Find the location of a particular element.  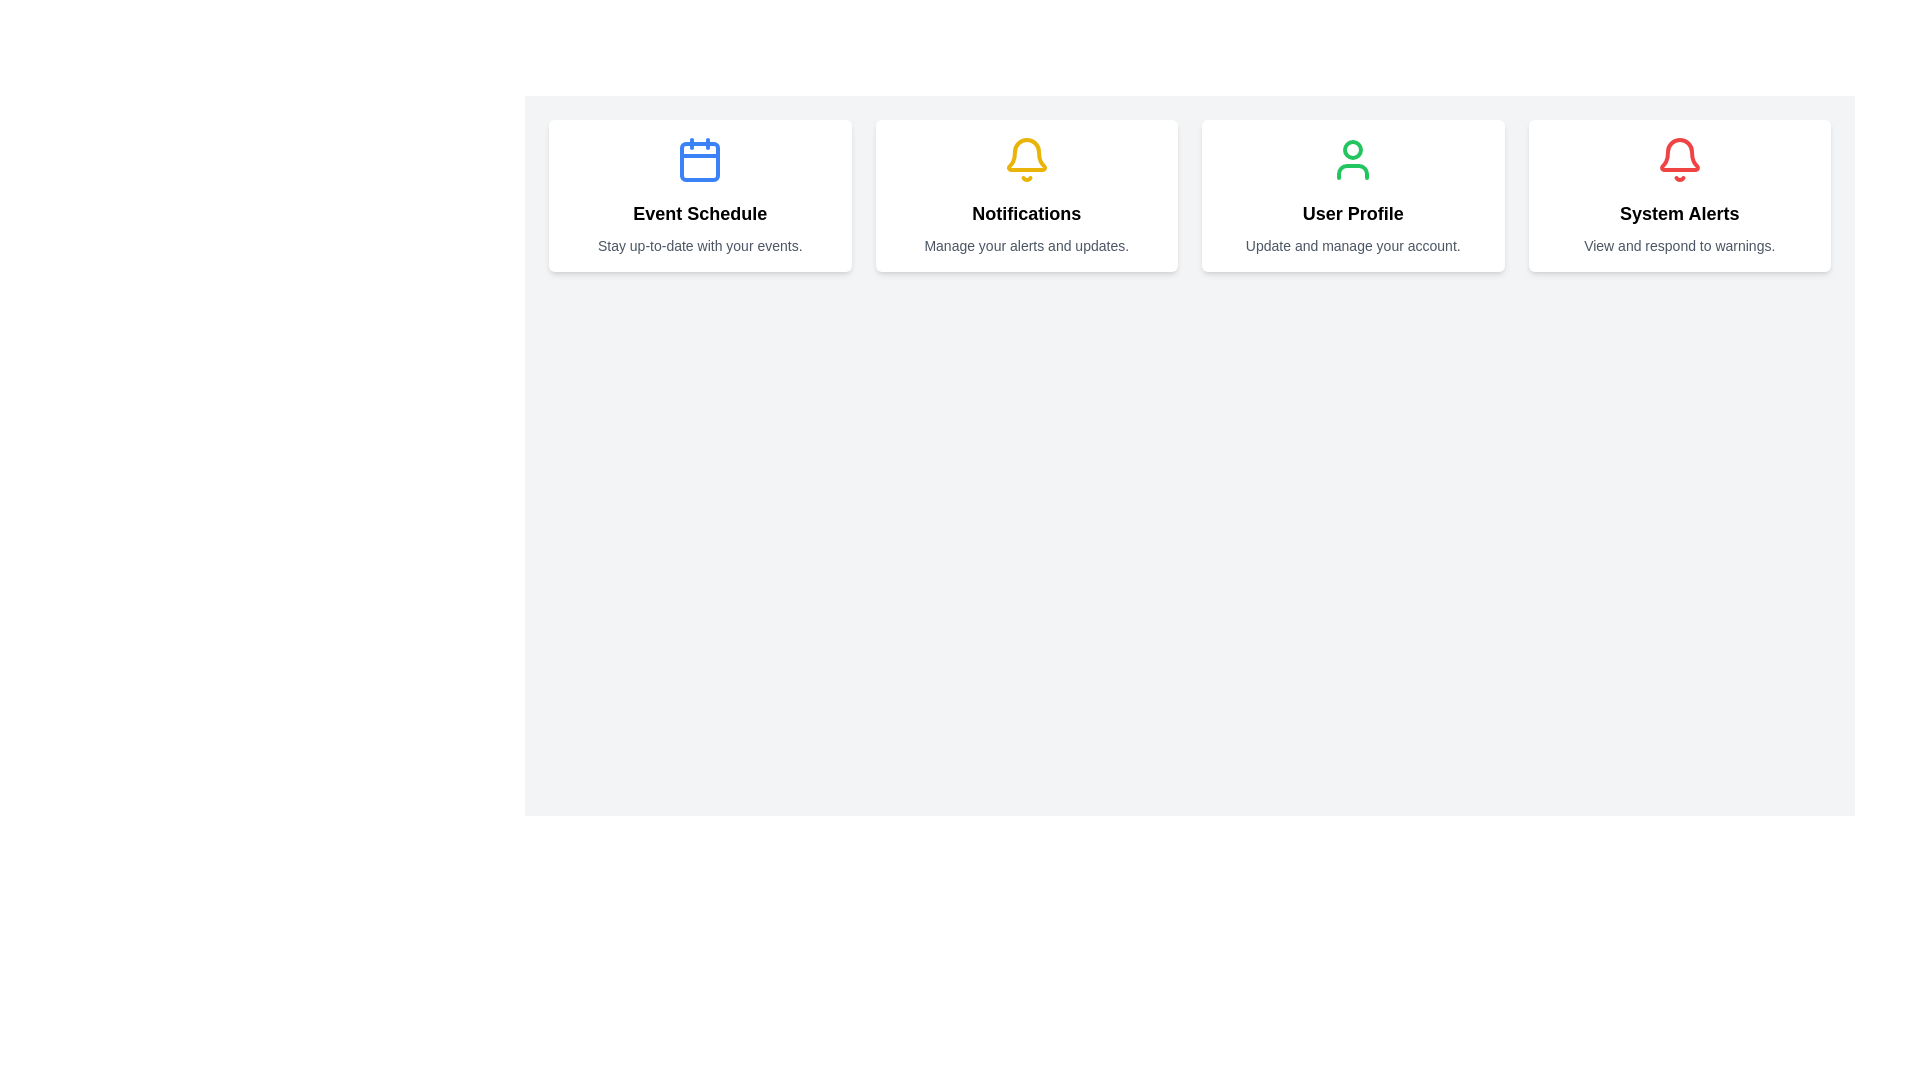

the blue calendar icon located at the top center of the 'Event Schedule' text box, which is the leftmost card in a row of four cards is located at coordinates (700, 158).